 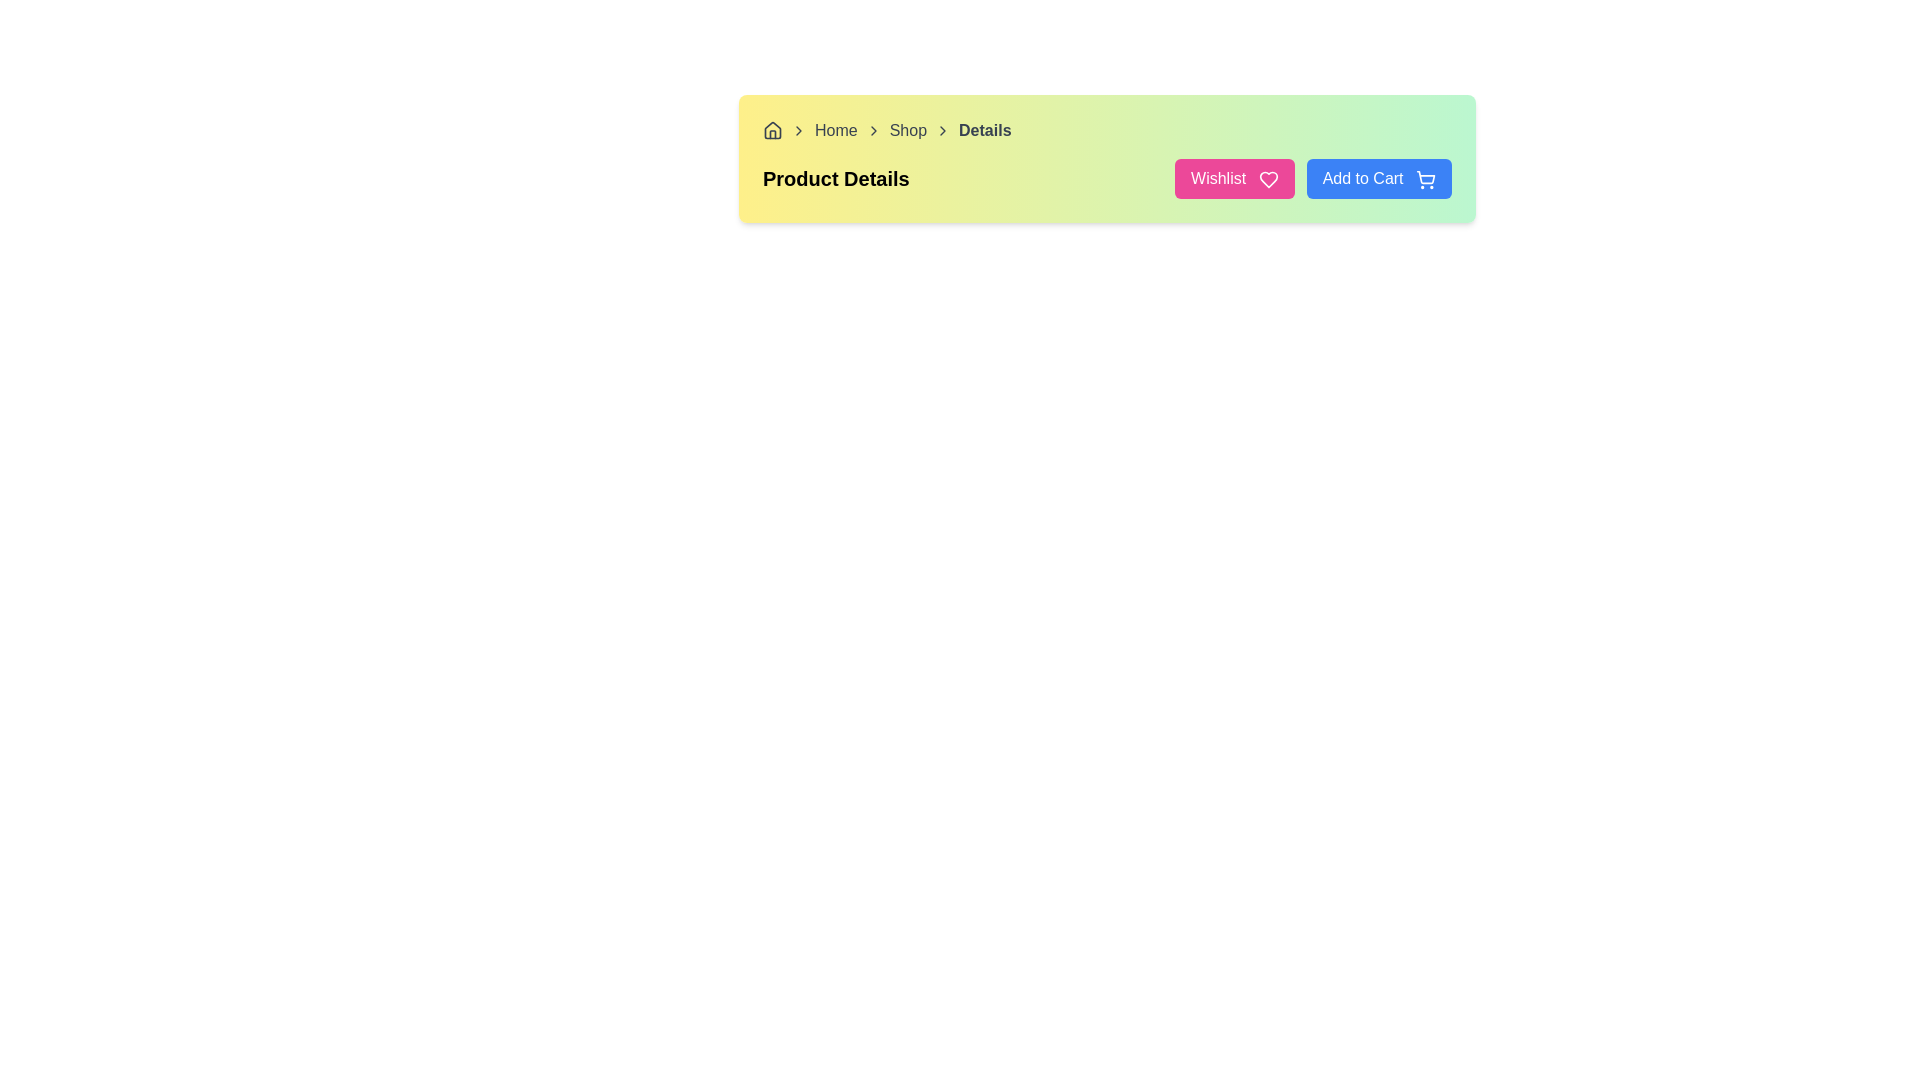 What do you see at coordinates (1378, 177) in the screenshot?
I see `the 'Add to Cart' button, which is a rectangular button with a blue background and white text, located to the right of the 'Wishlist' button` at bounding box center [1378, 177].